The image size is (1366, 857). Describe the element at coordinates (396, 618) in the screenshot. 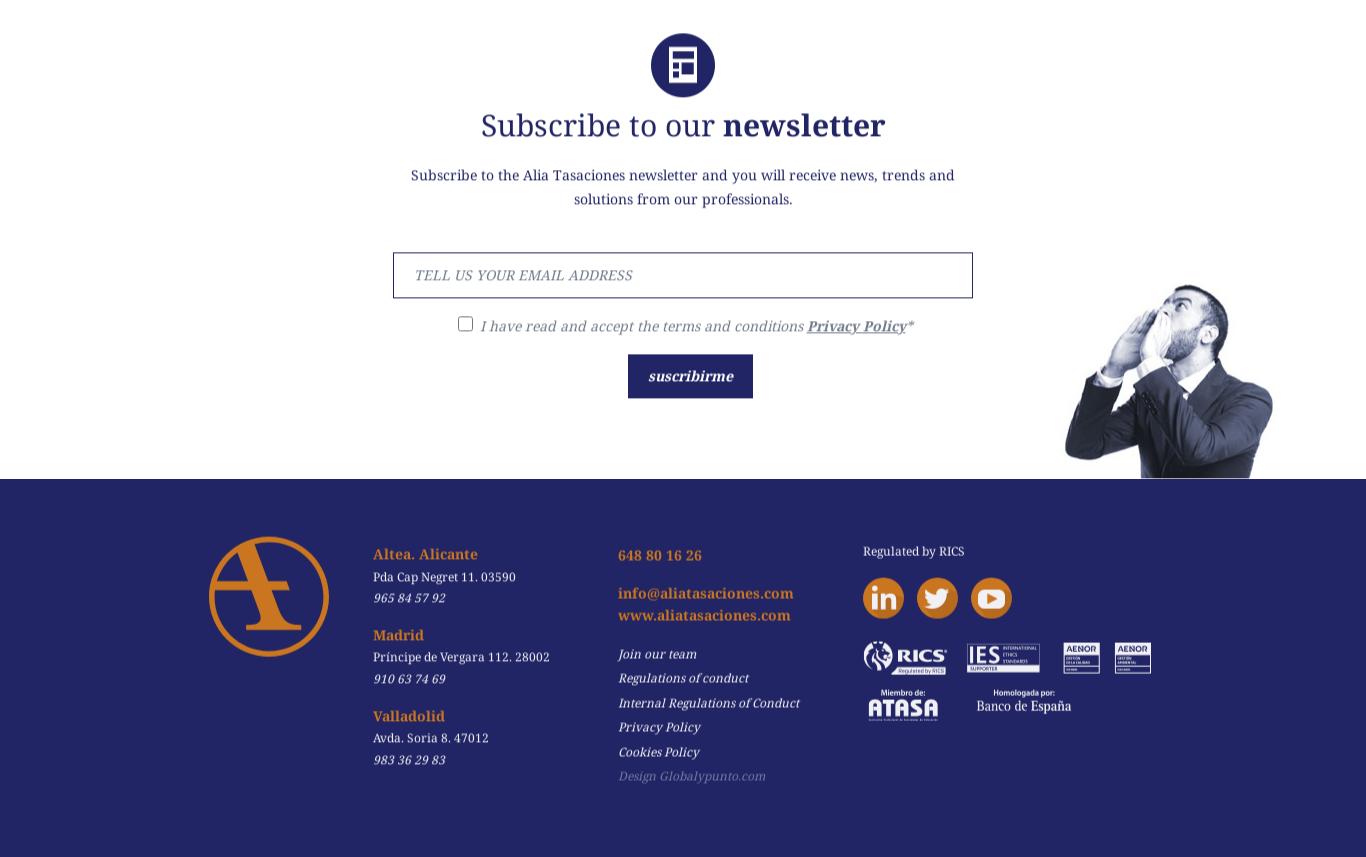

I see `'Madrid'` at that location.